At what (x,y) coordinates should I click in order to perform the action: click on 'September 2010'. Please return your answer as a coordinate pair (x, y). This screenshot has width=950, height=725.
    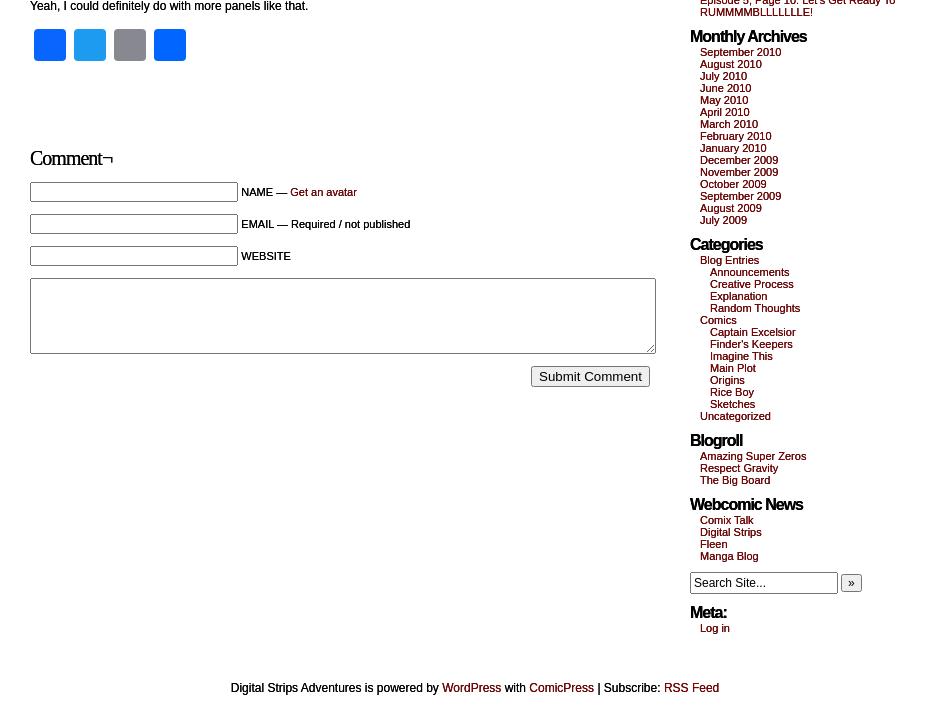
    Looking at the image, I should click on (739, 51).